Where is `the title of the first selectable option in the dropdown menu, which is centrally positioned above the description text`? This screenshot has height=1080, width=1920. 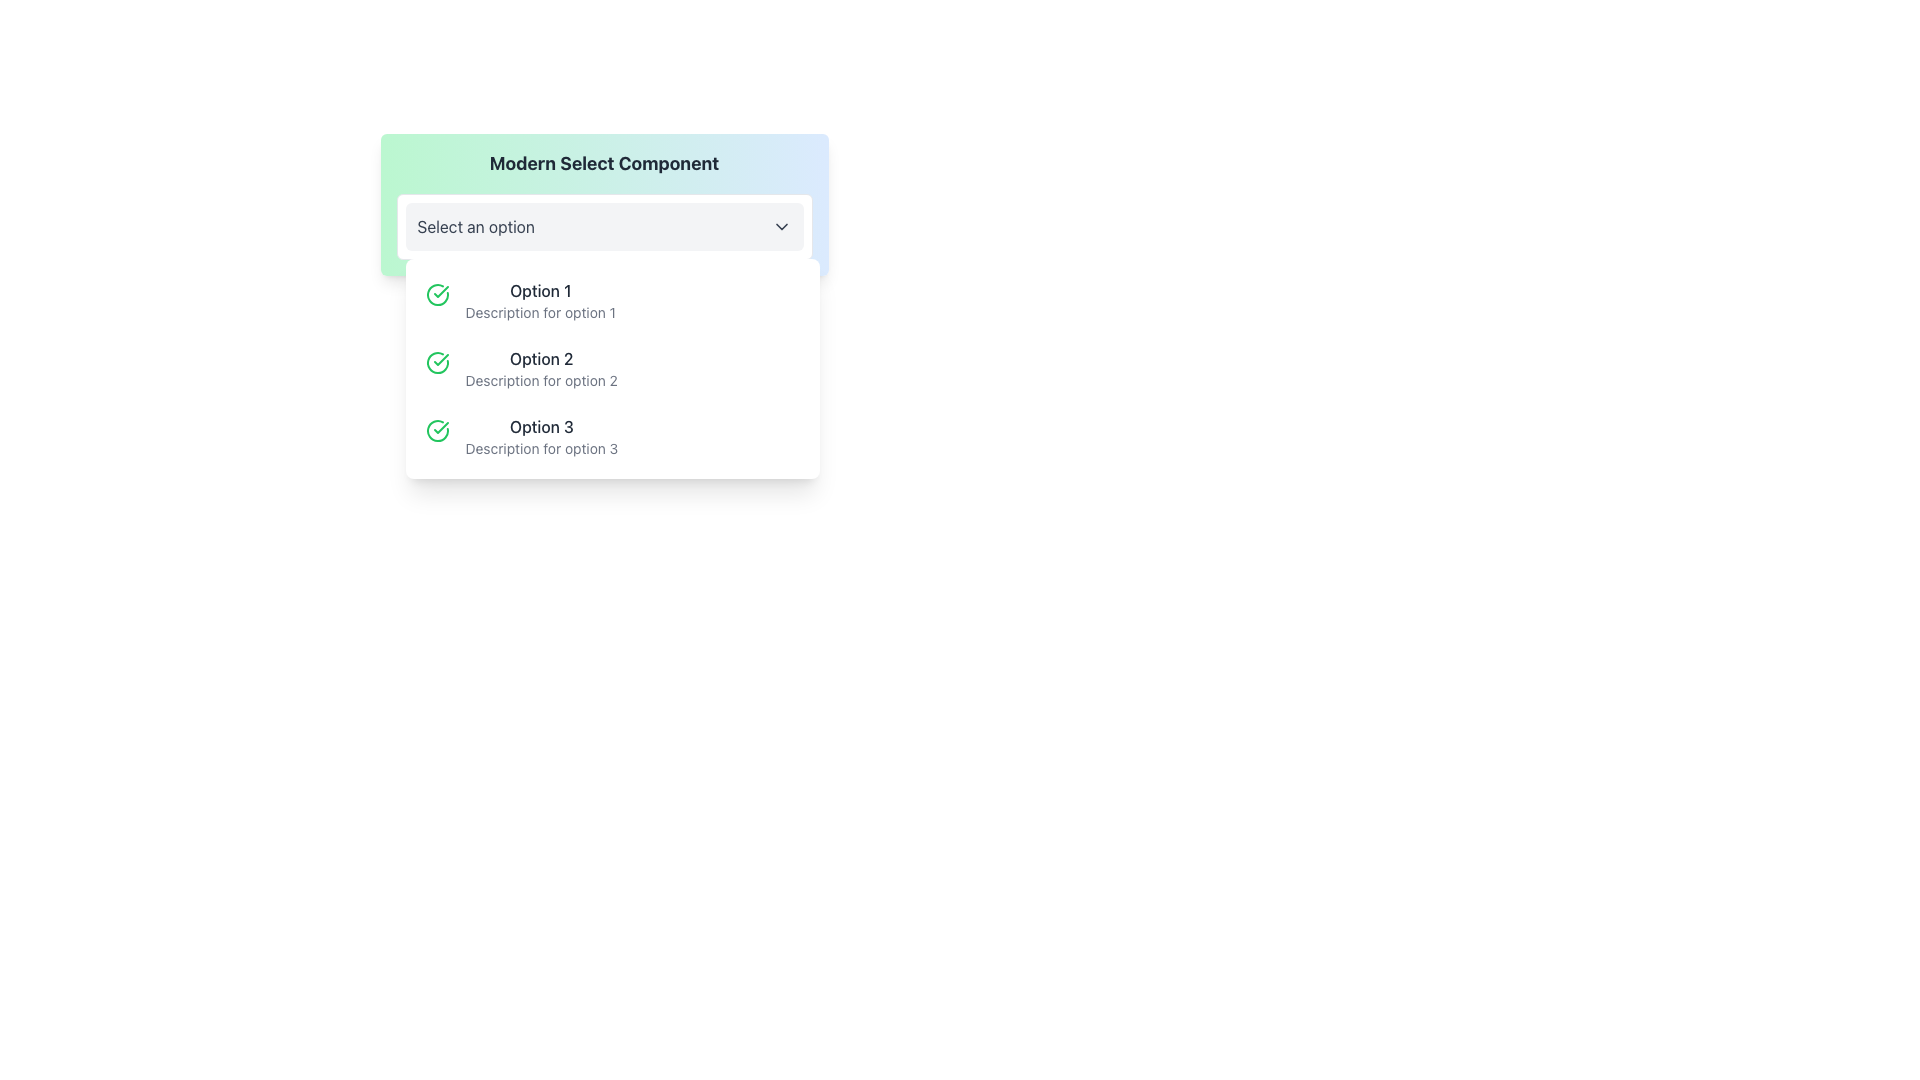
the title of the first selectable option in the dropdown menu, which is centrally positioned above the description text is located at coordinates (540, 290).